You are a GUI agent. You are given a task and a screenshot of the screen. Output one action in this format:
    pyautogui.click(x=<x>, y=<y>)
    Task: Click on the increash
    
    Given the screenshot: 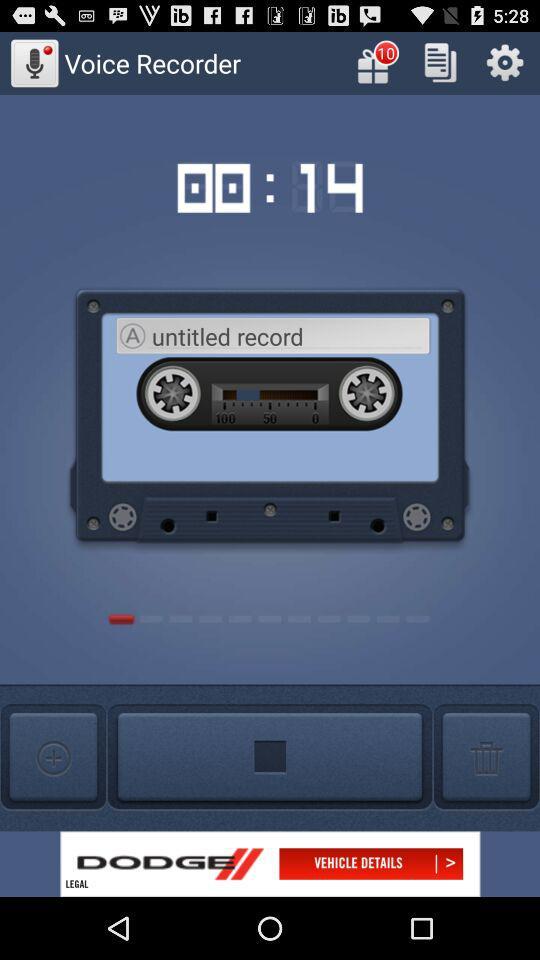 What is the action you would take?
    pyautogui.click(x=53, y=756)
    